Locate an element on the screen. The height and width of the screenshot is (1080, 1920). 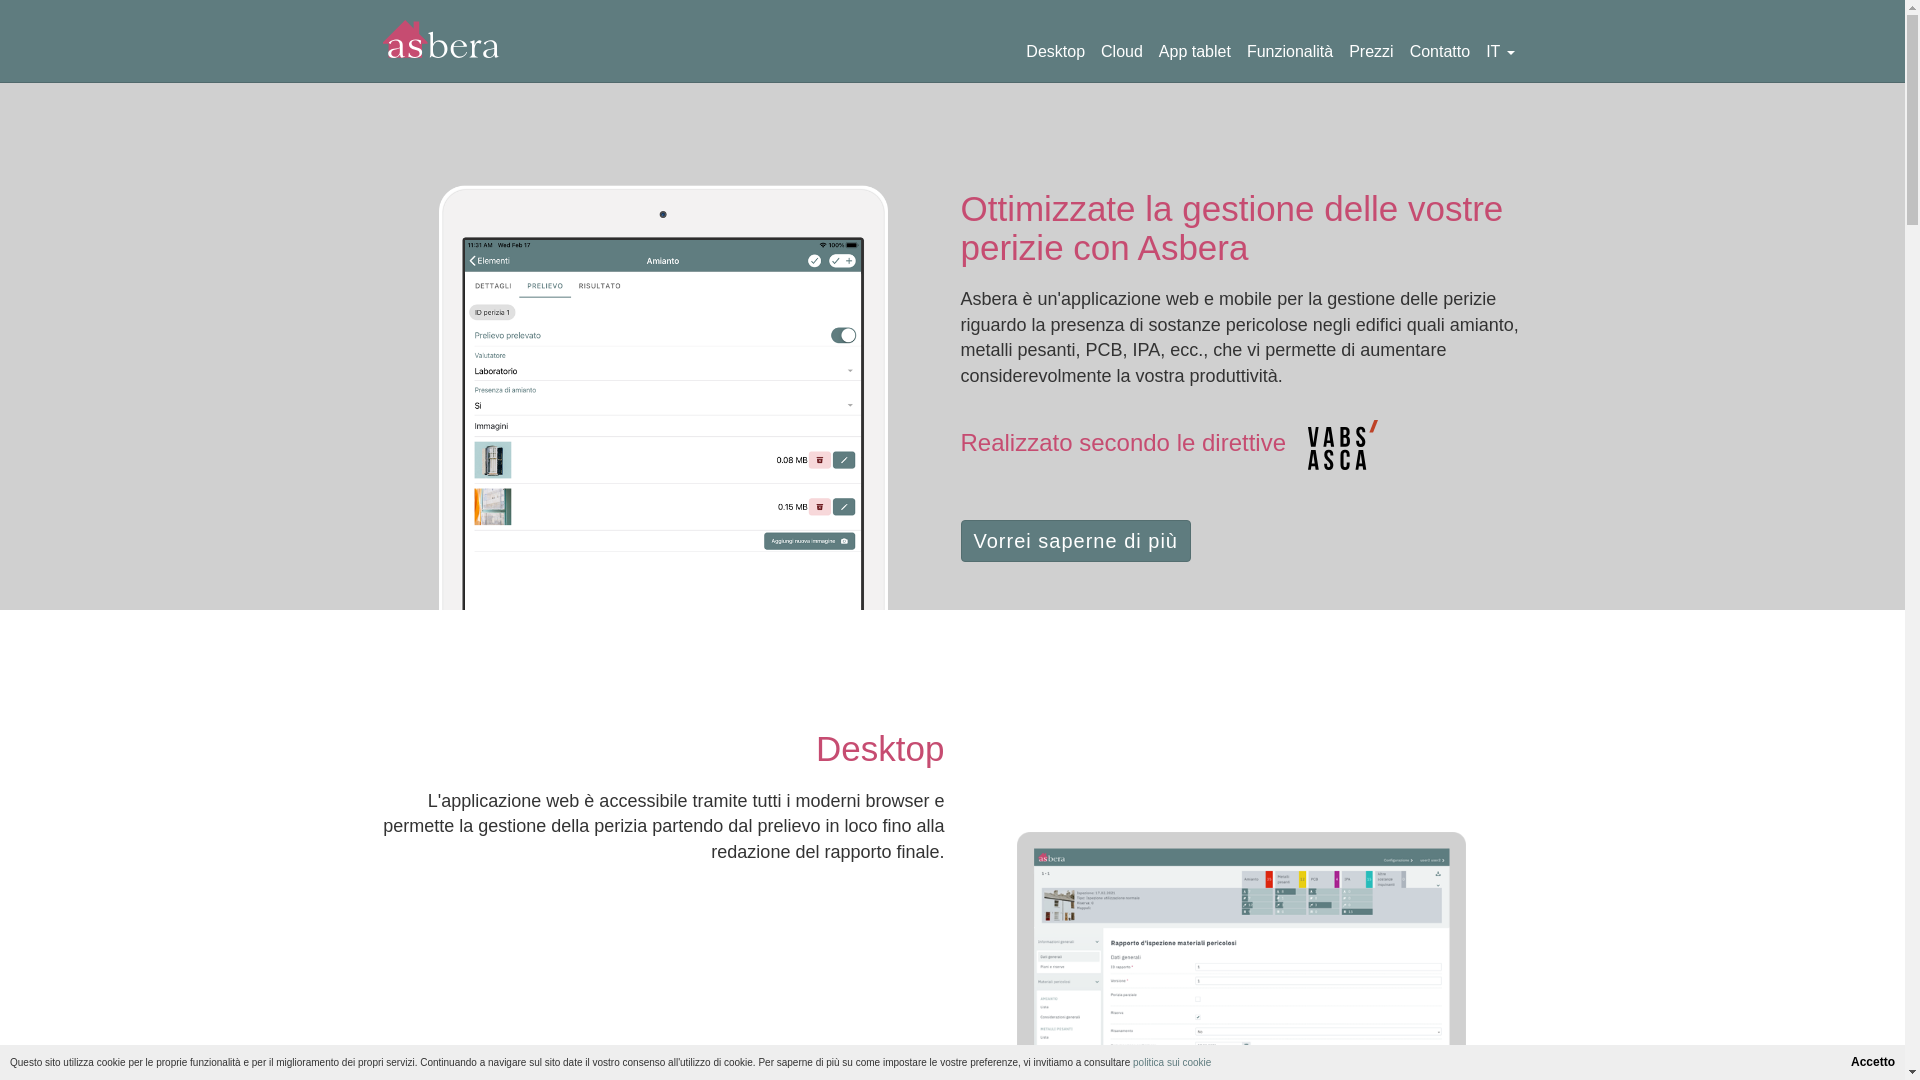
'politica sui cookie' is located at coordinates (1132, 1061).